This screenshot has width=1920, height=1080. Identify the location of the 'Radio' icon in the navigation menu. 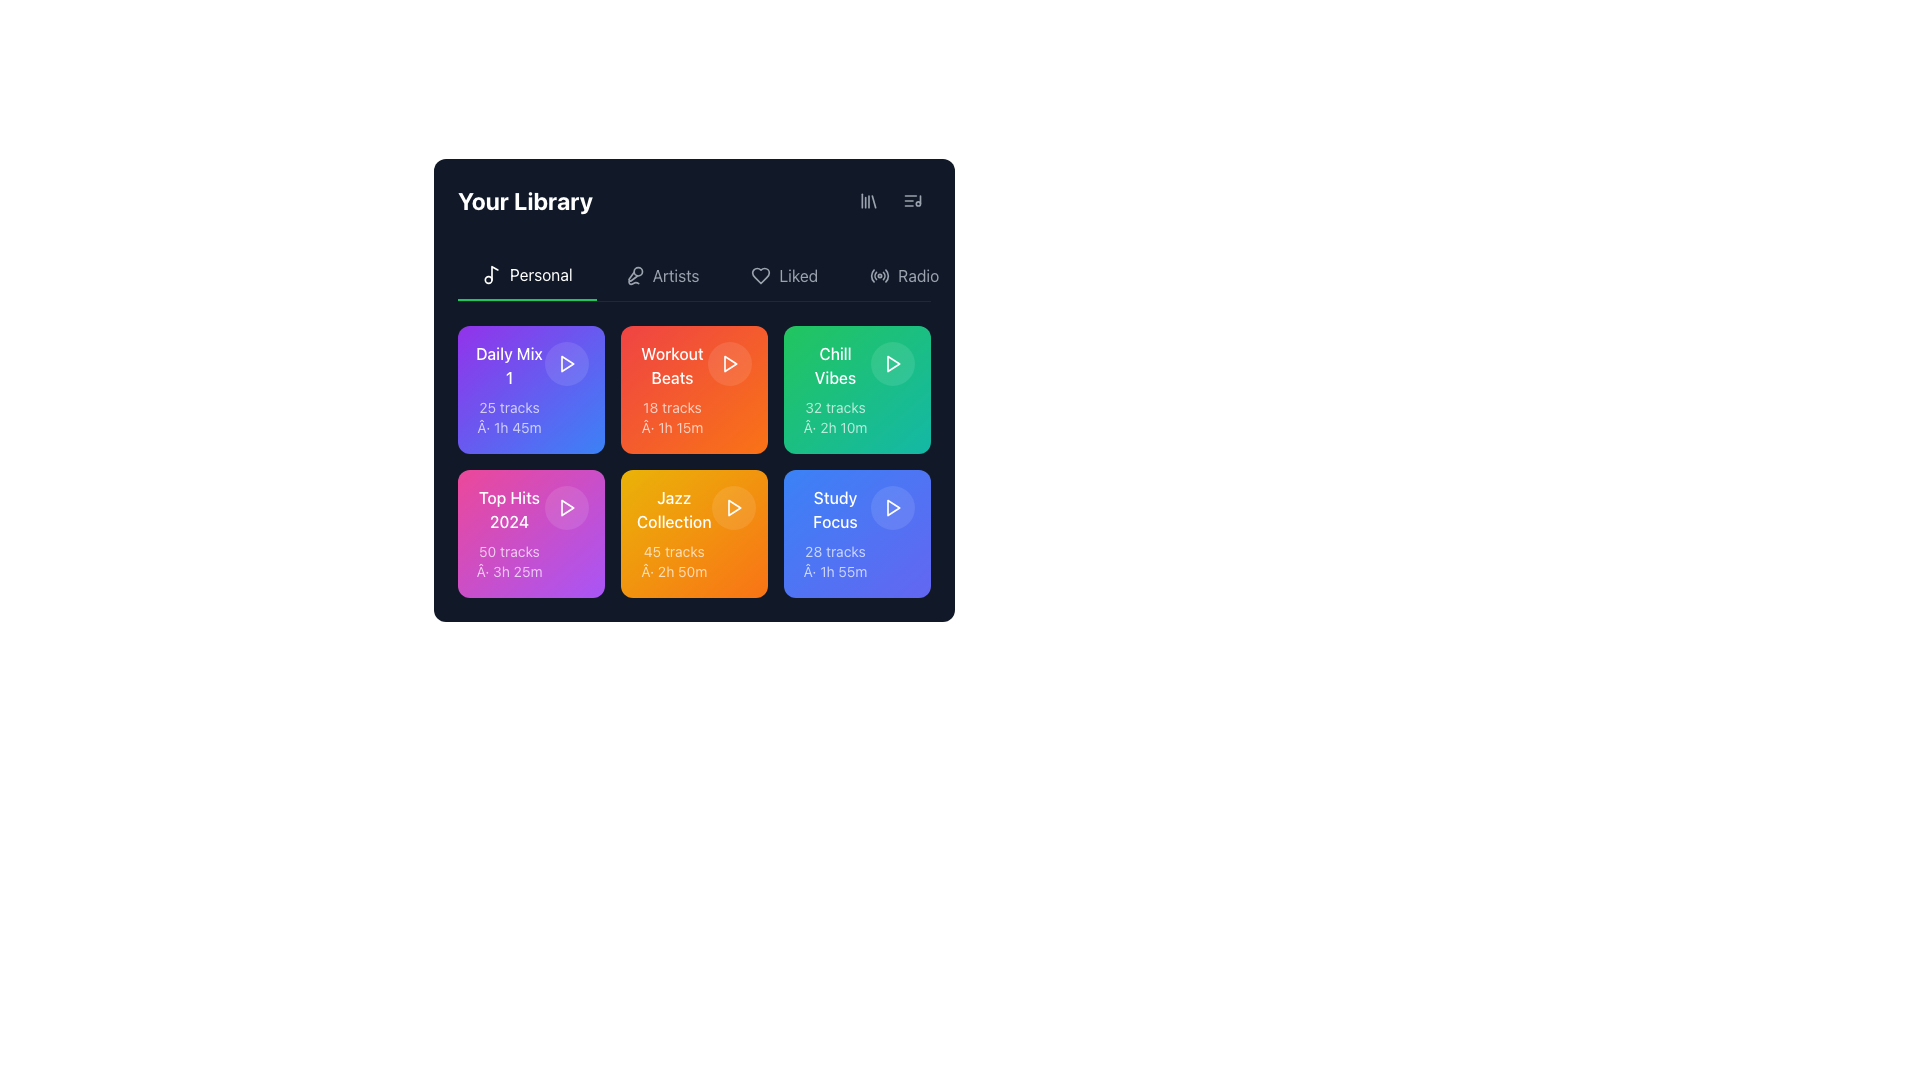
(880, 276).